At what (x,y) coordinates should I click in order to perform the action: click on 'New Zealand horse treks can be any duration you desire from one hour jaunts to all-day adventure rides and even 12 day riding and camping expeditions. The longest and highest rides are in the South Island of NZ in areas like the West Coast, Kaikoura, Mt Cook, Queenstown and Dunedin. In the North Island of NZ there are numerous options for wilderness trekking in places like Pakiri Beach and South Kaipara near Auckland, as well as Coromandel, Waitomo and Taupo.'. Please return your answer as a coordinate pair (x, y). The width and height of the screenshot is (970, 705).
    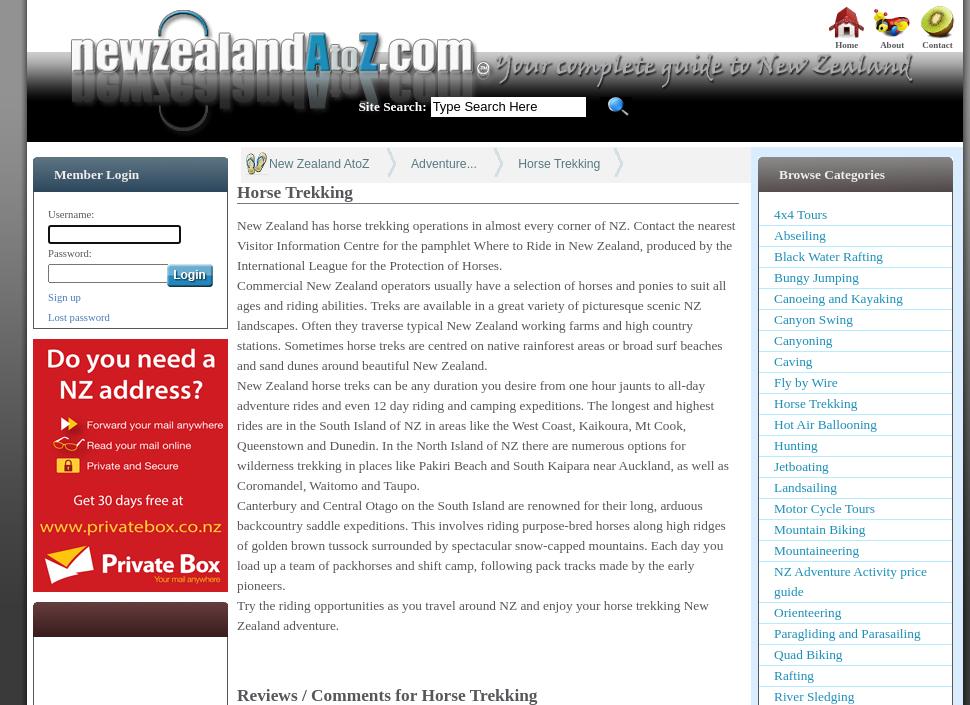
    Looking at the image, I should click on (481, 433).